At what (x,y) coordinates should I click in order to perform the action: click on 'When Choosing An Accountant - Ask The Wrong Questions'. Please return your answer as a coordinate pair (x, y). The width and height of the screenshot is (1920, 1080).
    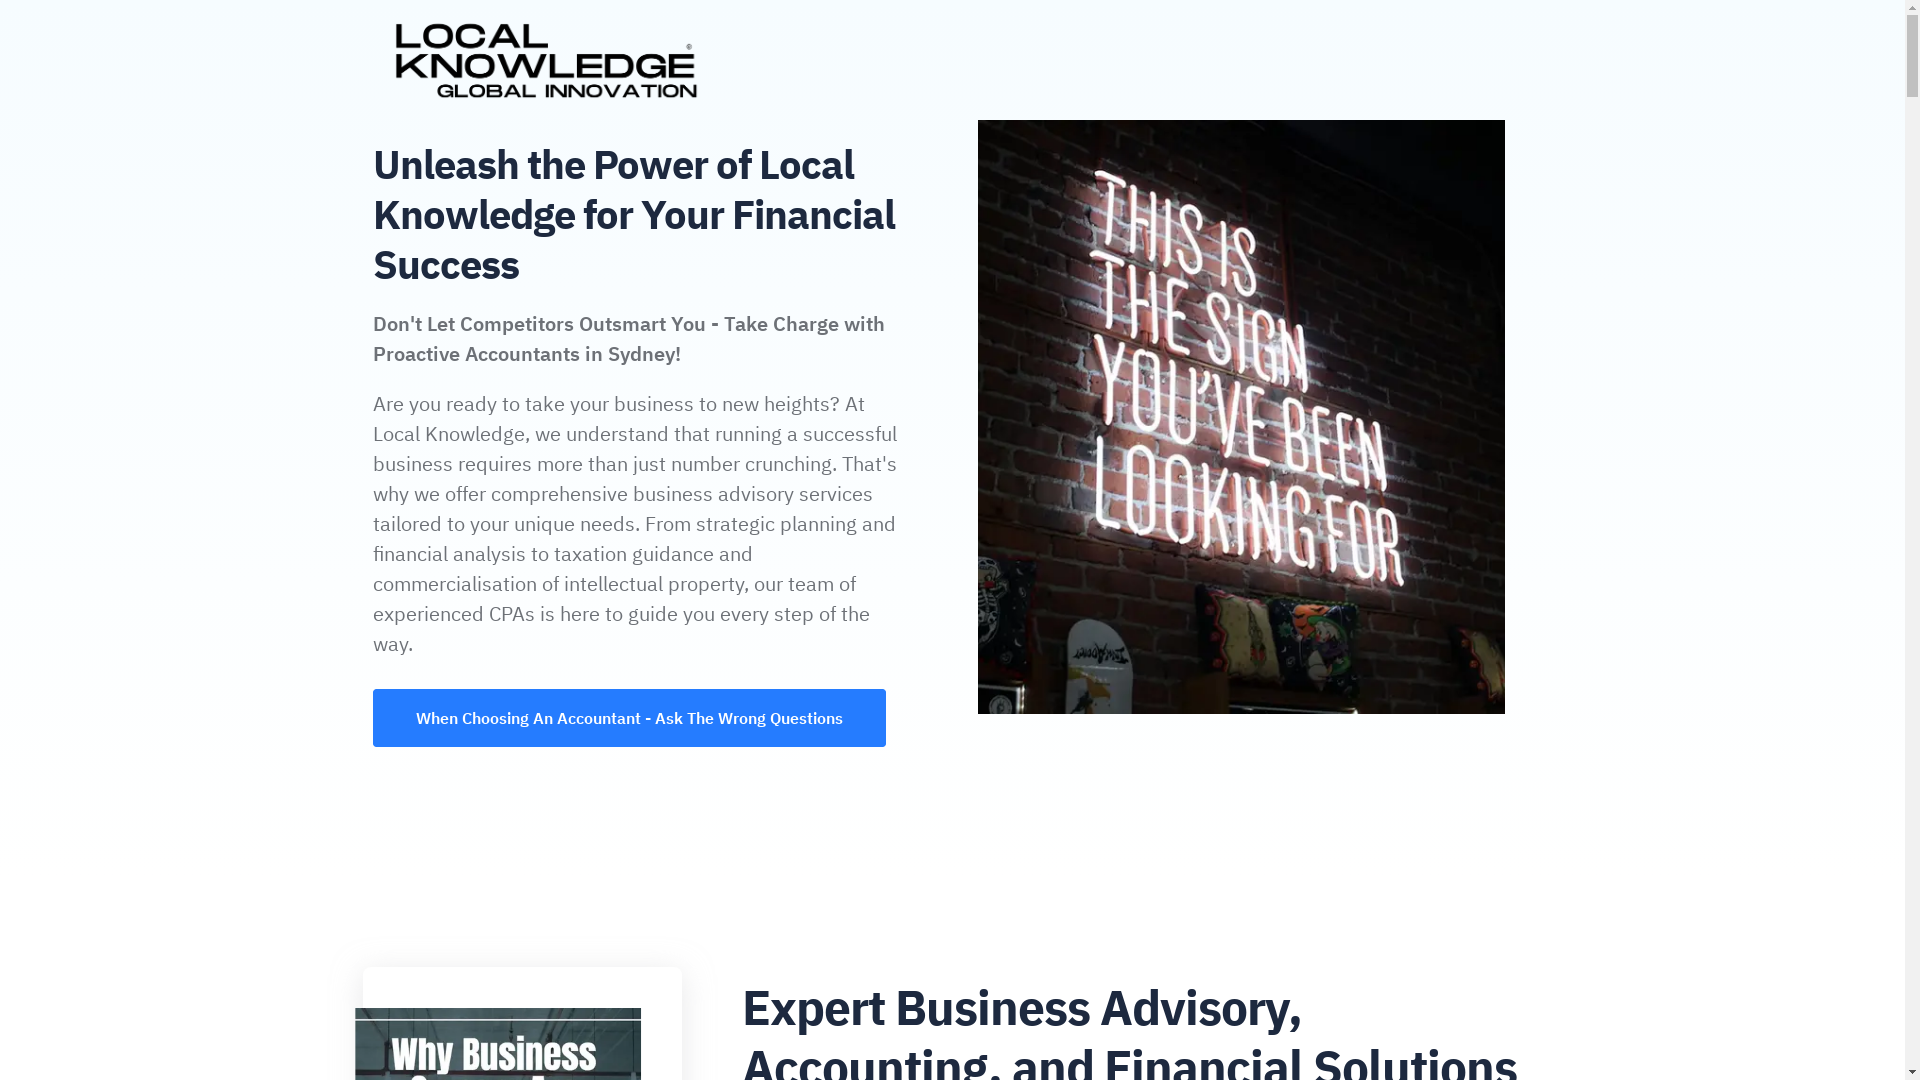
    Looking at the image, I should click on (628, 716).